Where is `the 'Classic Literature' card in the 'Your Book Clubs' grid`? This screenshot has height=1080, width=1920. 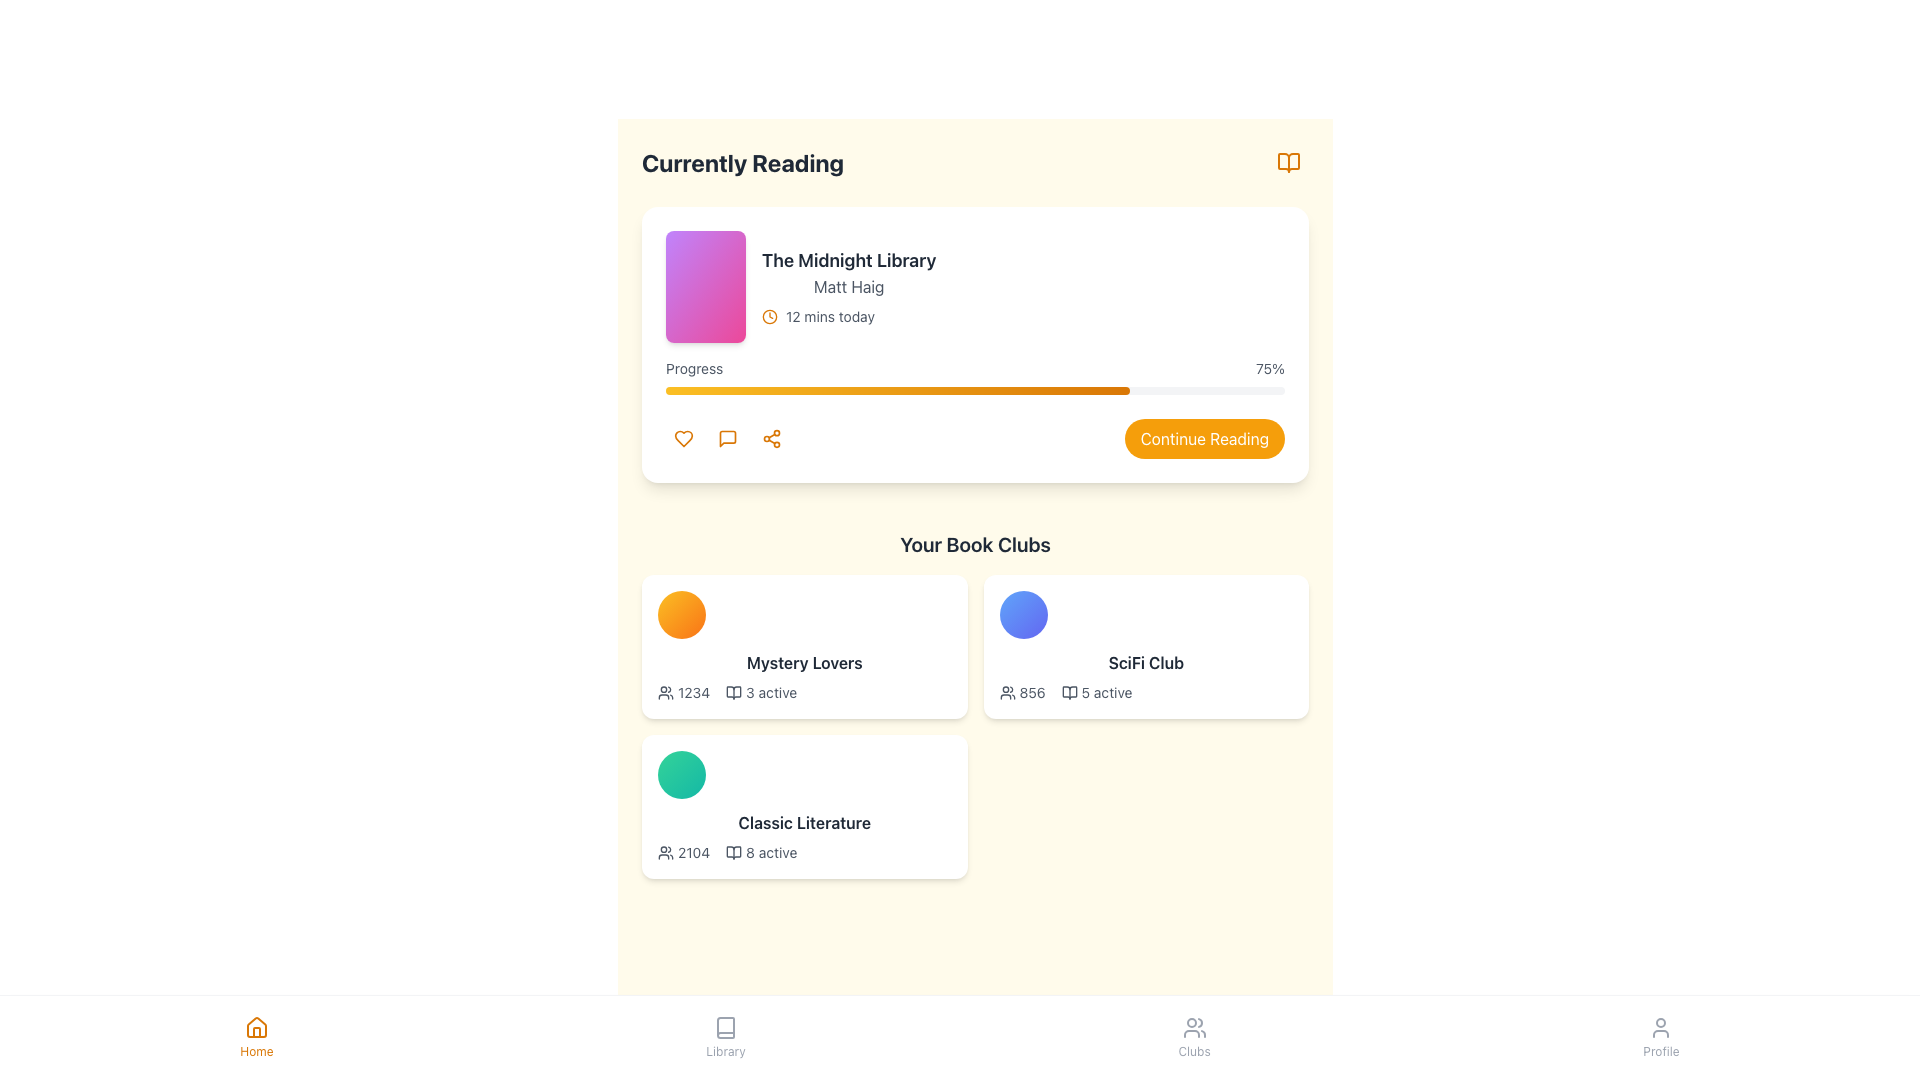
the 'Classic Literature' card in the 'Your Book Clubs' grid is located at coordinates (804, 805).